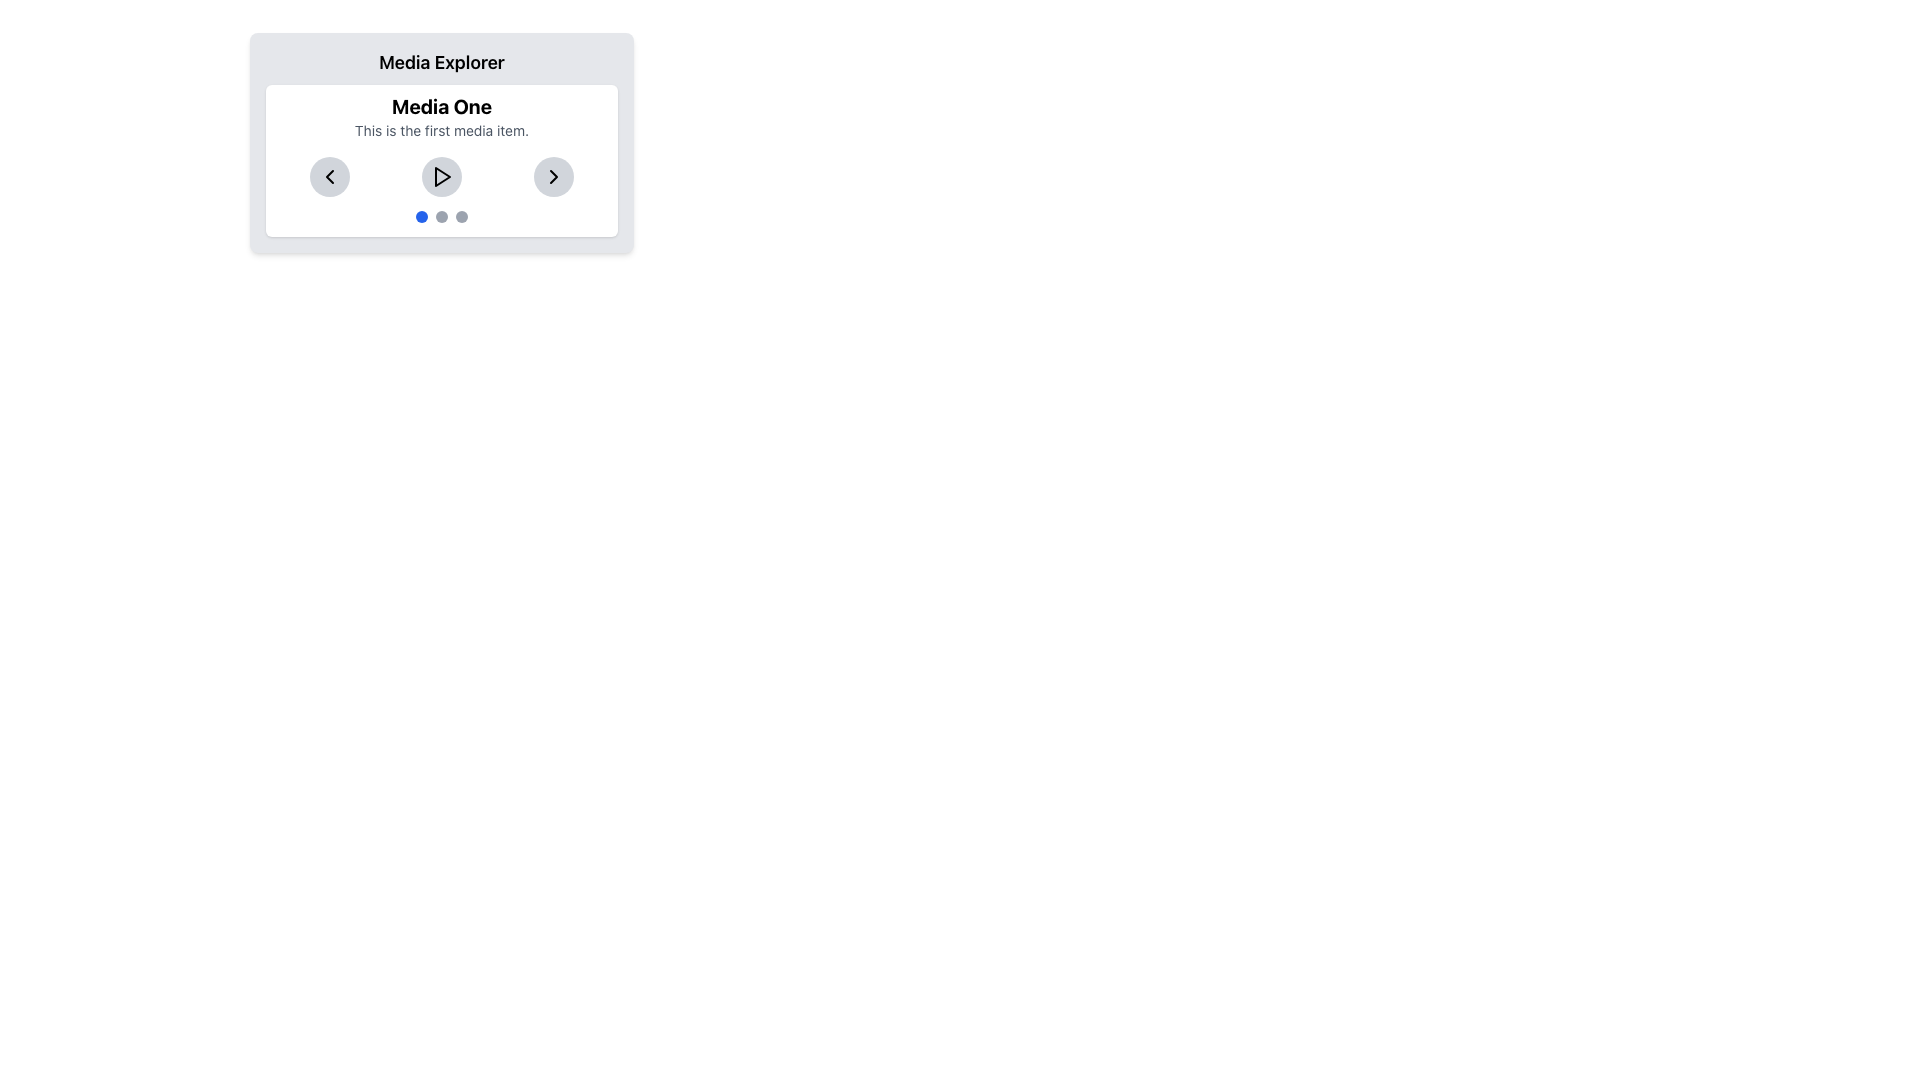 The image size is (1920, 1080). I want to click on the forward navigation button located in the rightmost position of the media player control section below 'Media Explorer' and 'Media One', so click(553, 176).